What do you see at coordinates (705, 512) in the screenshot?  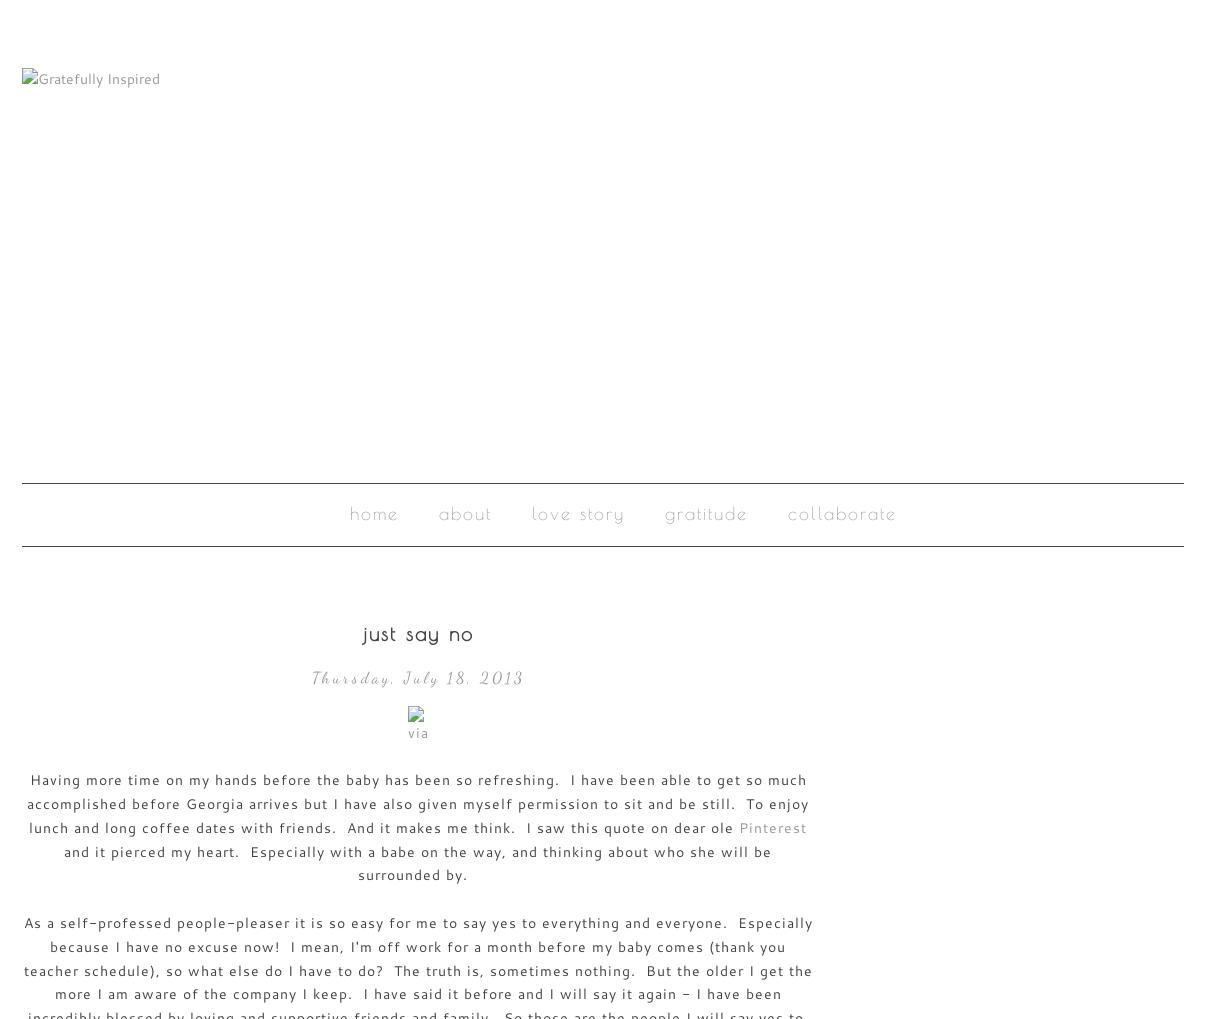 I see `'Gratitude'` at bounding box center [705, 512].